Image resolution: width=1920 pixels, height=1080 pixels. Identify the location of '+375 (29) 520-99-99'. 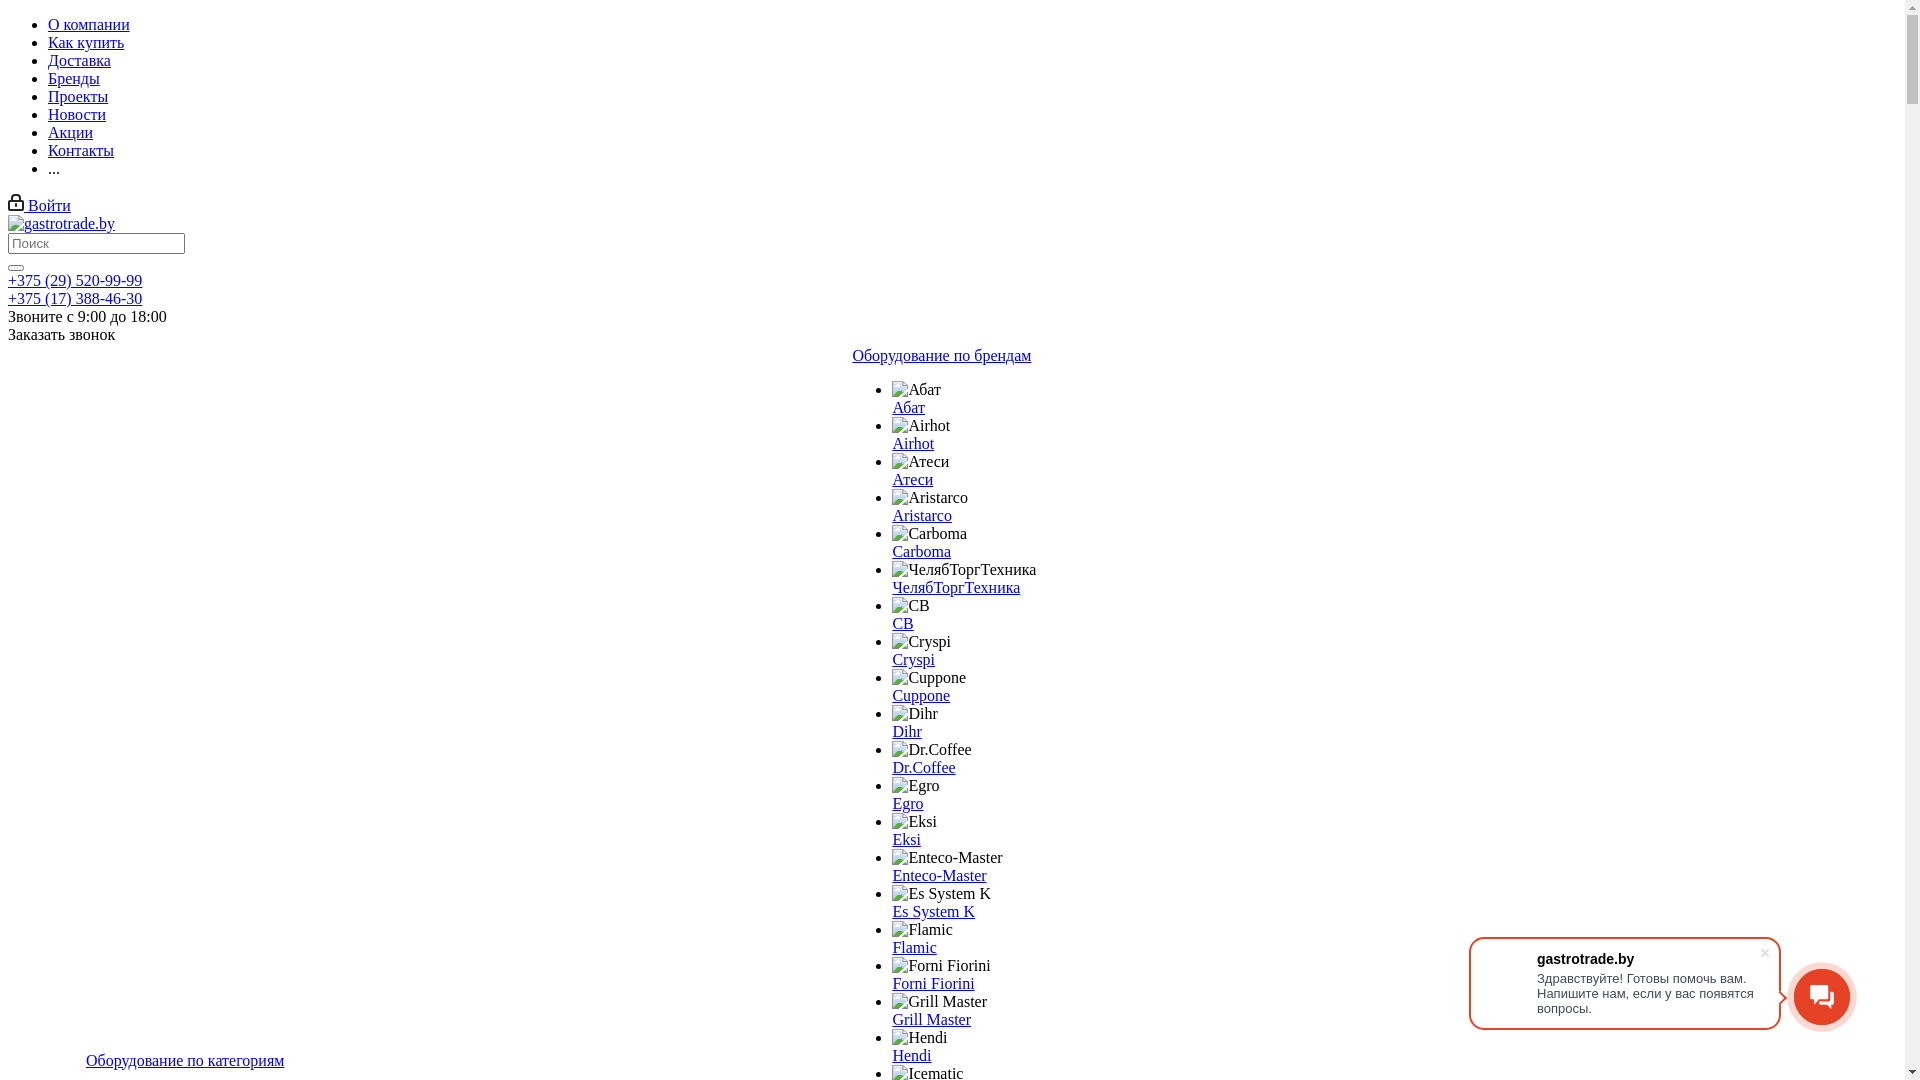
(75, 280).